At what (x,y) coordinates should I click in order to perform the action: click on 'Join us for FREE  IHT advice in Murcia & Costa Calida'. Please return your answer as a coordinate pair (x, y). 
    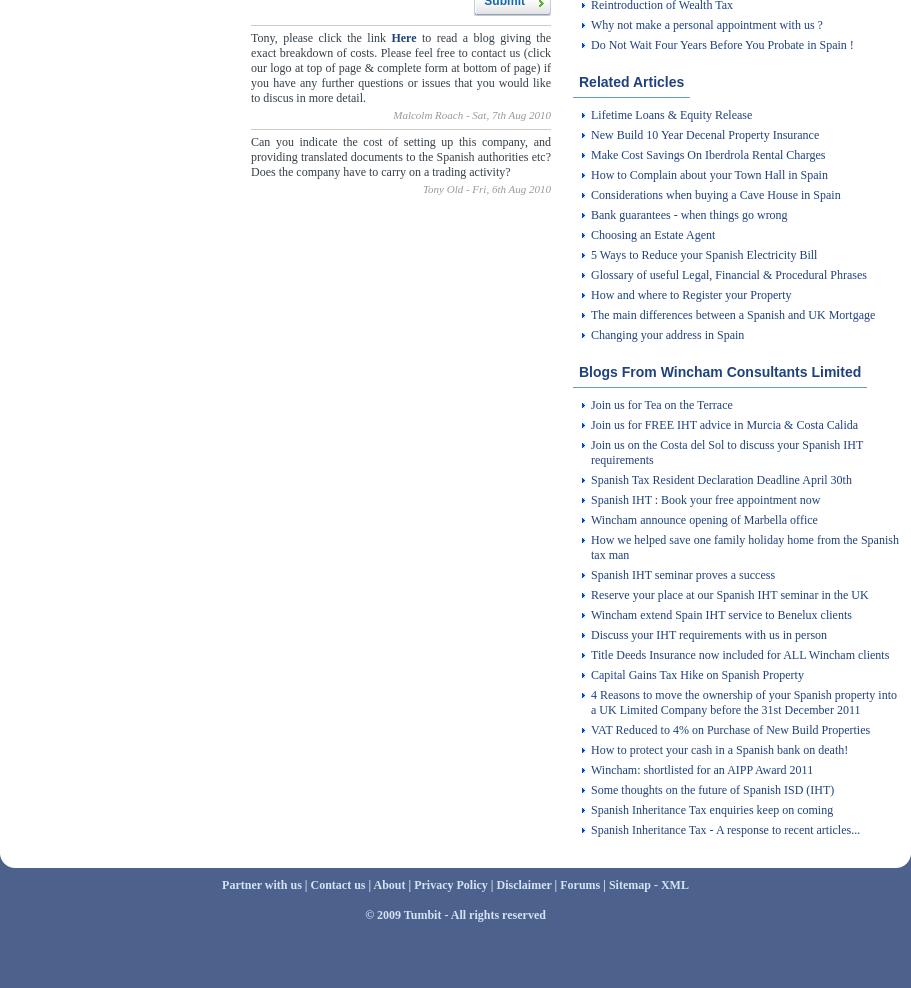
    Looking at the image, I should click on (724, 424).